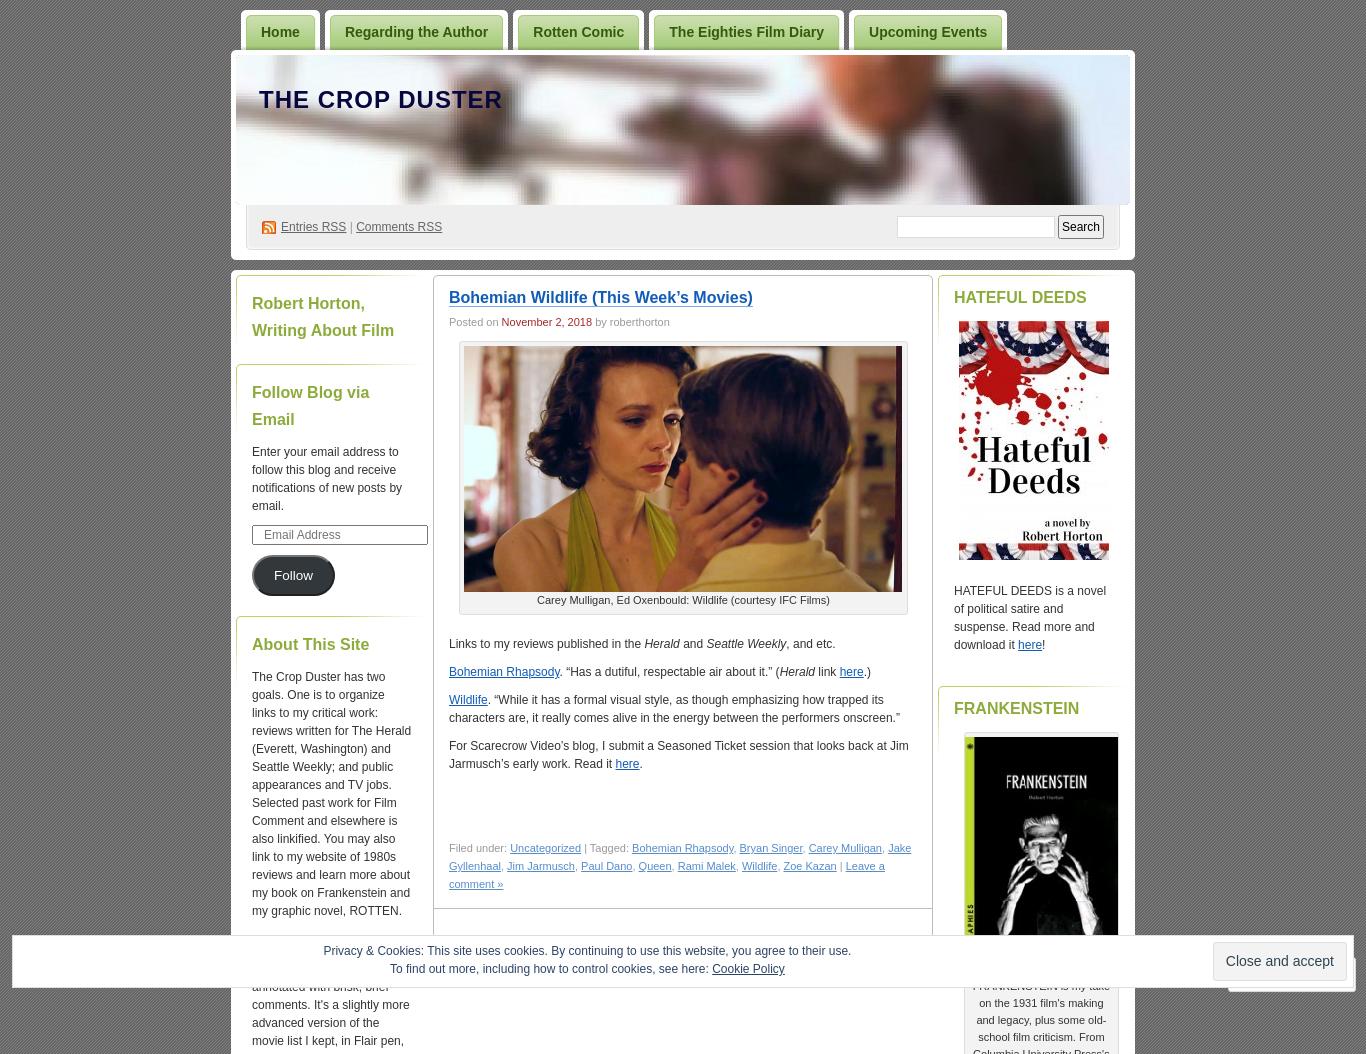 The width and height of the screenshot is (1366, 1054). What do you see at coordinates (474, 321) in the screenshot?
I see `'Posted on'` at bounding box center [474, 321].